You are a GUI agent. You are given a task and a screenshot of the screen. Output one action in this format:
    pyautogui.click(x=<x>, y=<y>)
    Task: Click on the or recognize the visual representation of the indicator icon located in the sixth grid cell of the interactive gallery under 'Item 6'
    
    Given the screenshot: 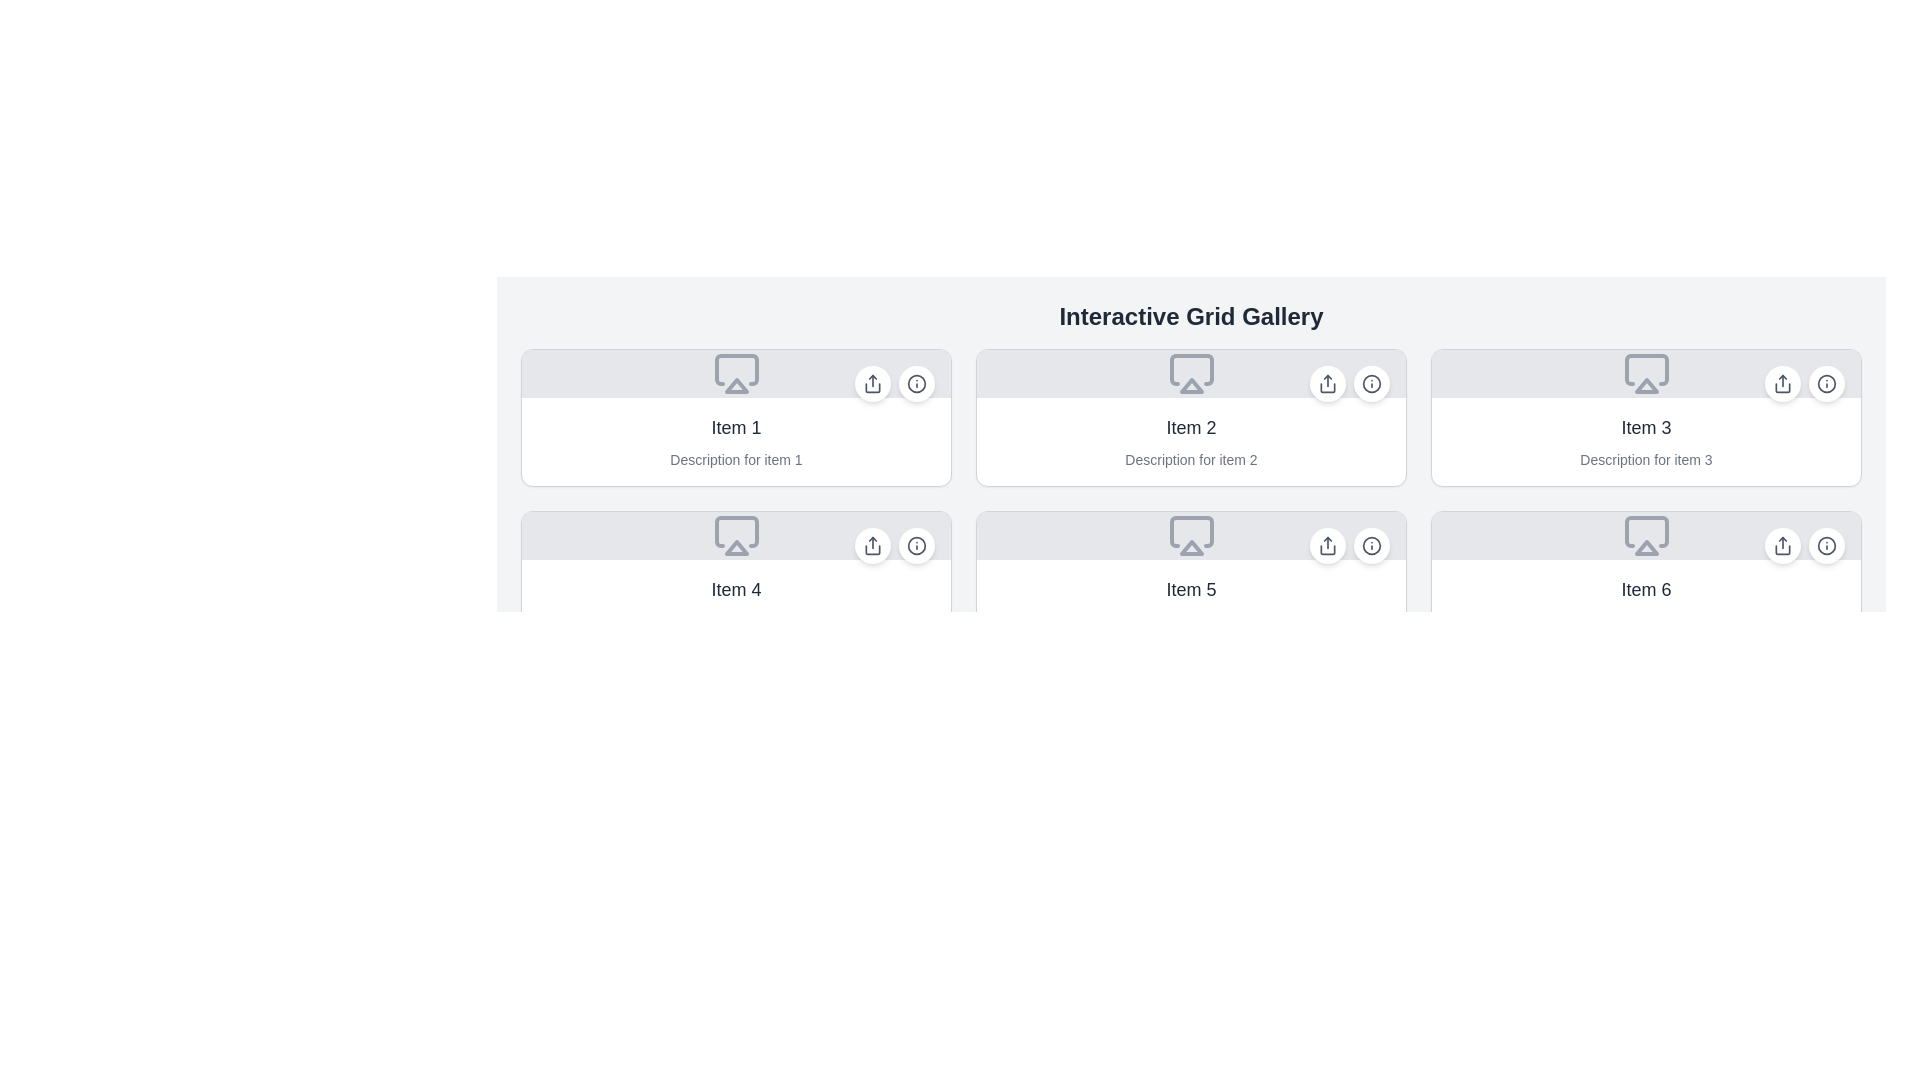 What is the action you would take?
    pyautogui.click(x=1646, y=535)
    